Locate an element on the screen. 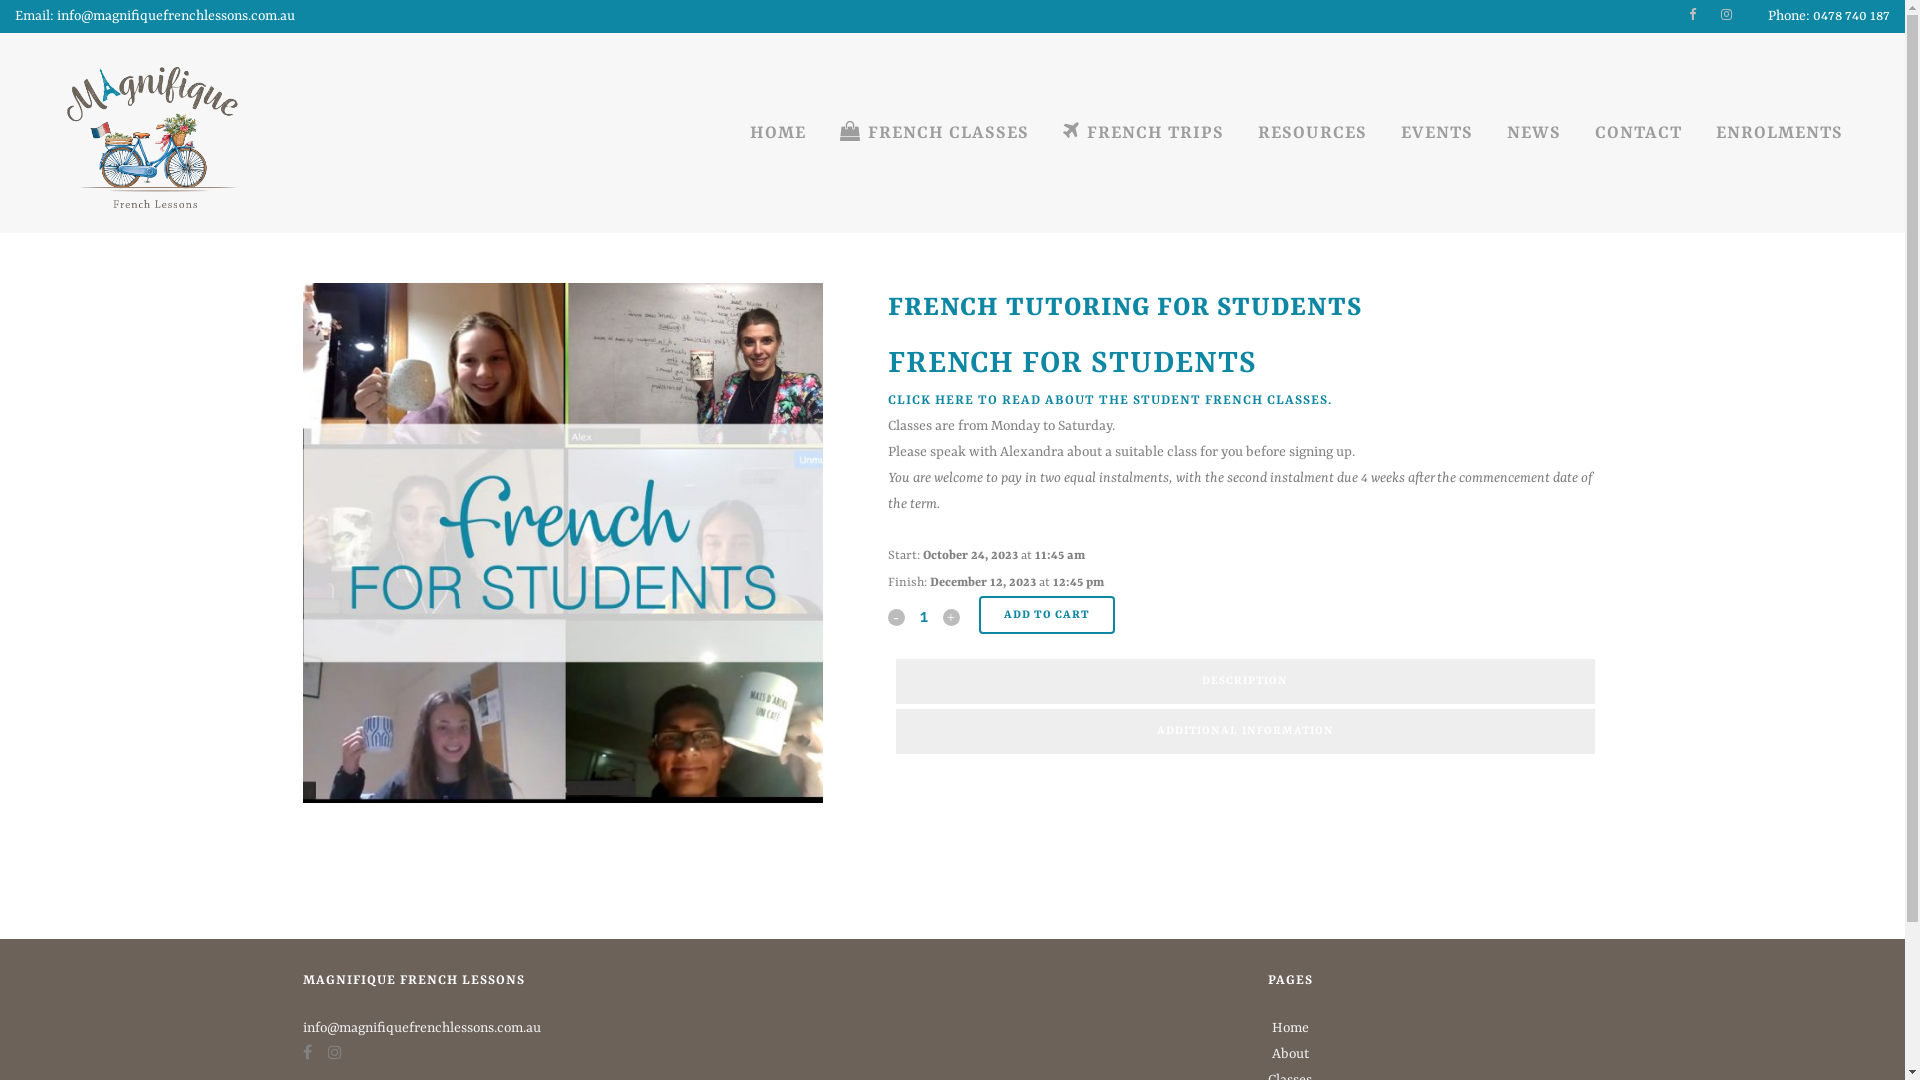  'Home' is located at coordinates (1290, 1028).